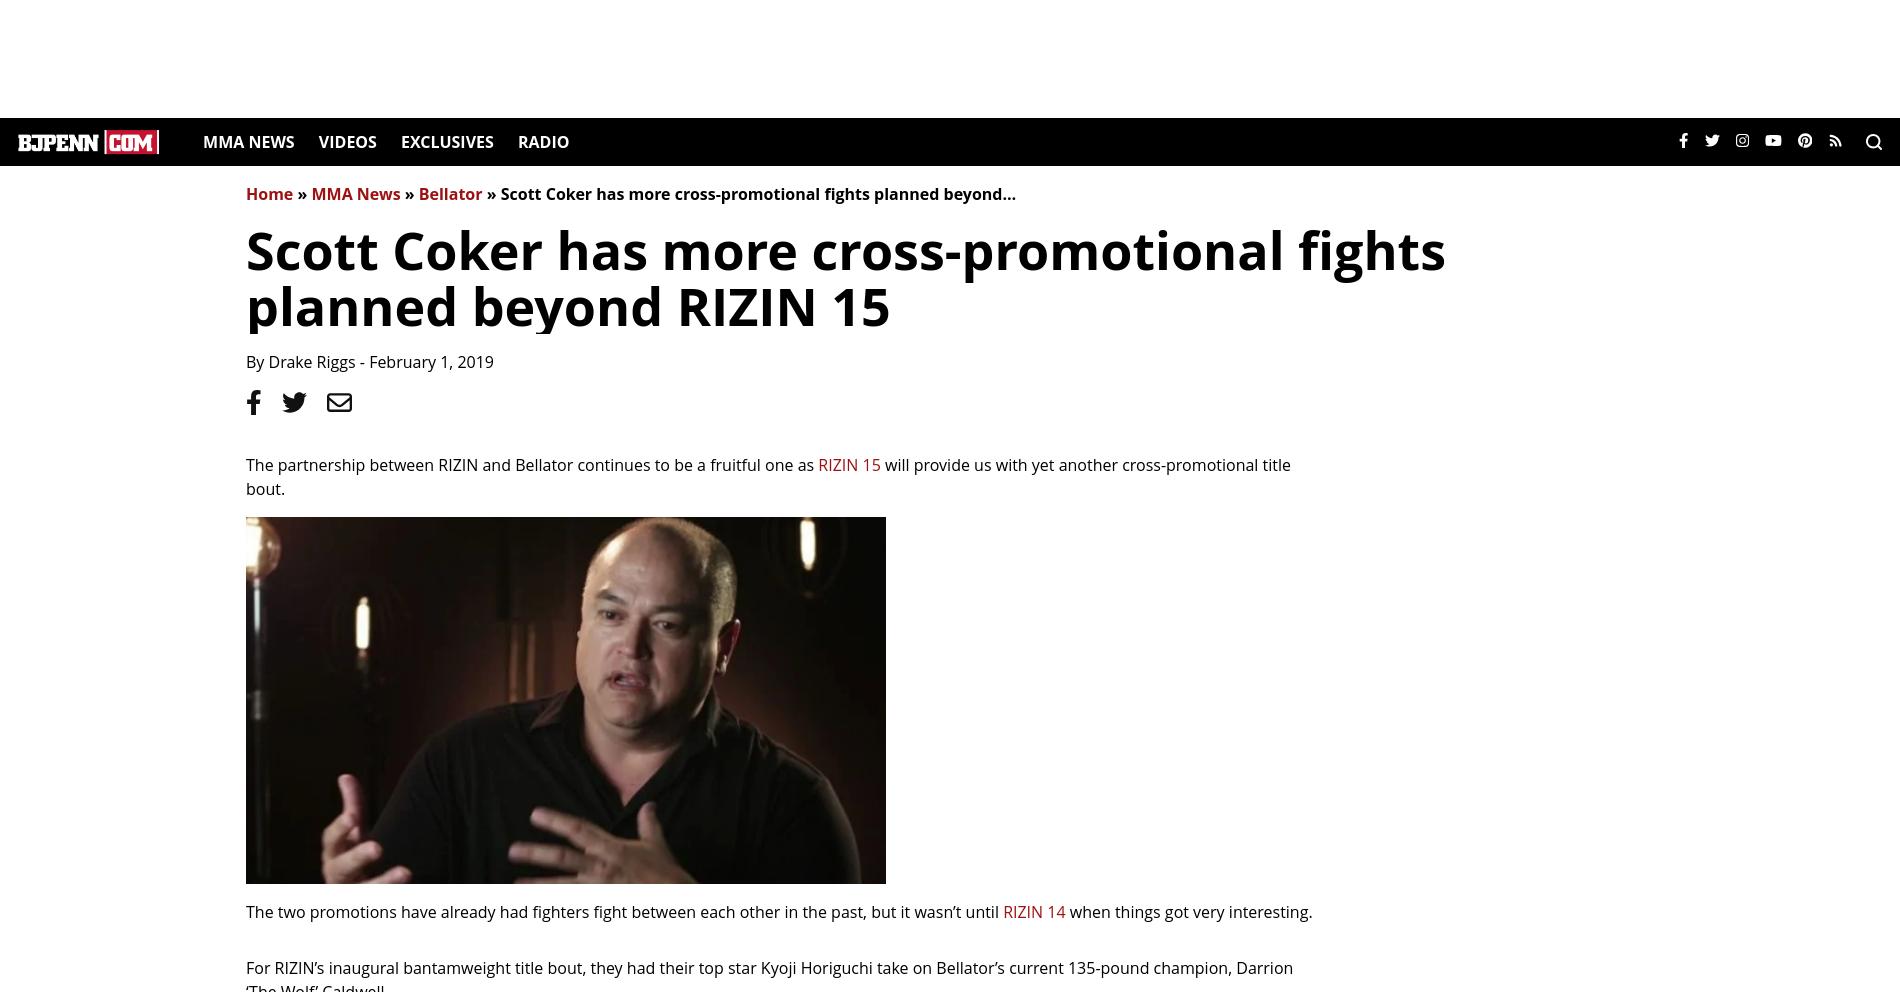  Describe the element at coordinates (417, 193) in the screenshot. I see `'Bellator'` at that location.